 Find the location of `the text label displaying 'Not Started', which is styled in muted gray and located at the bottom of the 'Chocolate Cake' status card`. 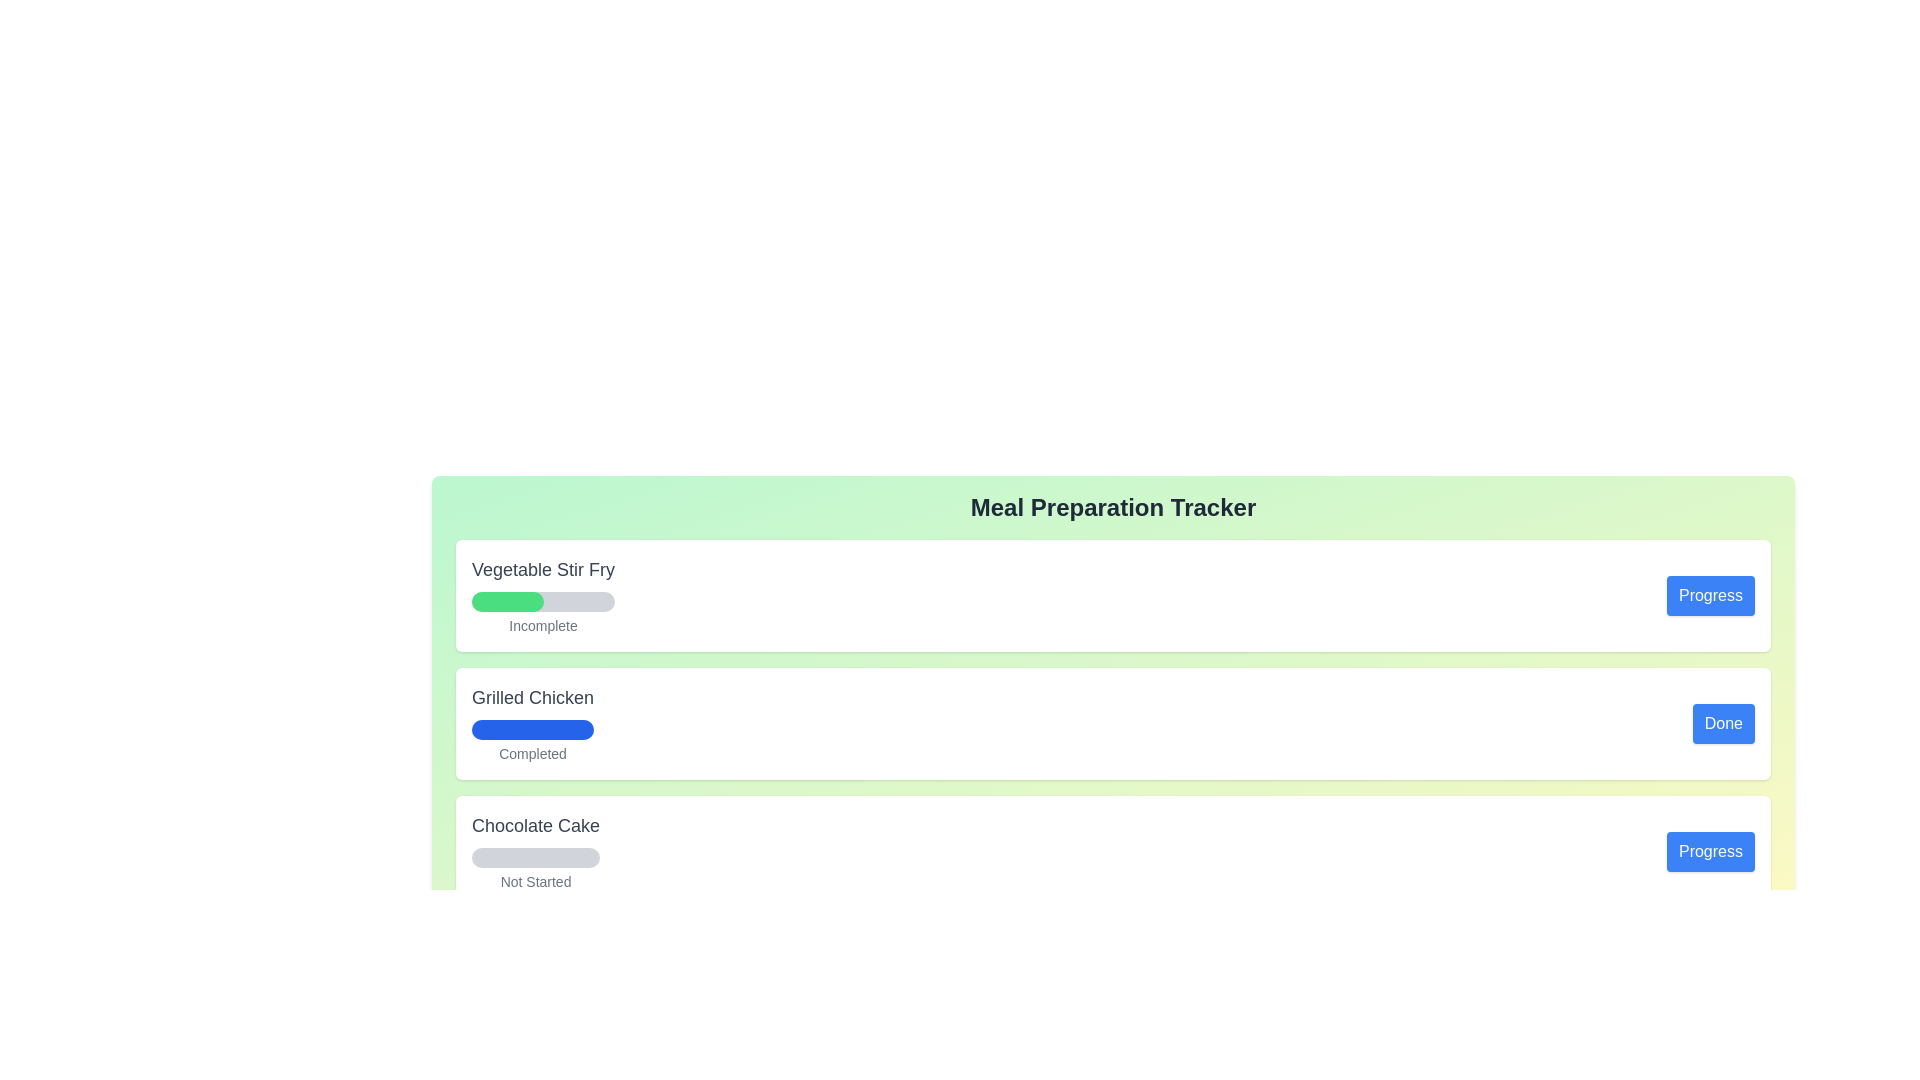

the text label displaying 'Not Started', which is styled in muted gray and located at the bottom of the 'Chocolate Cake' status card is located at coordinates (536, 881).